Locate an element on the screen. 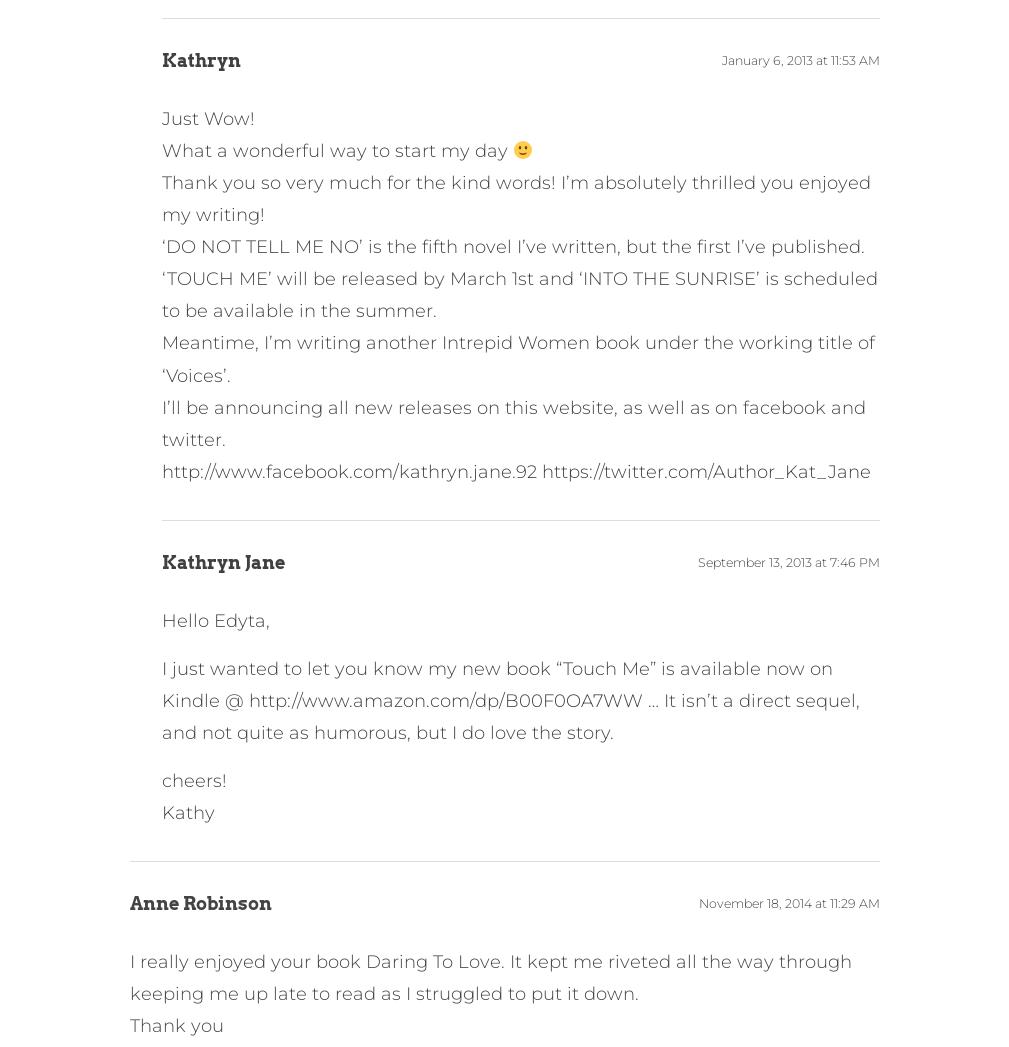 The image size is (1009, 1047). 'September 13, 2013 at 7:46 PM' is located at coordinates (788, 561).